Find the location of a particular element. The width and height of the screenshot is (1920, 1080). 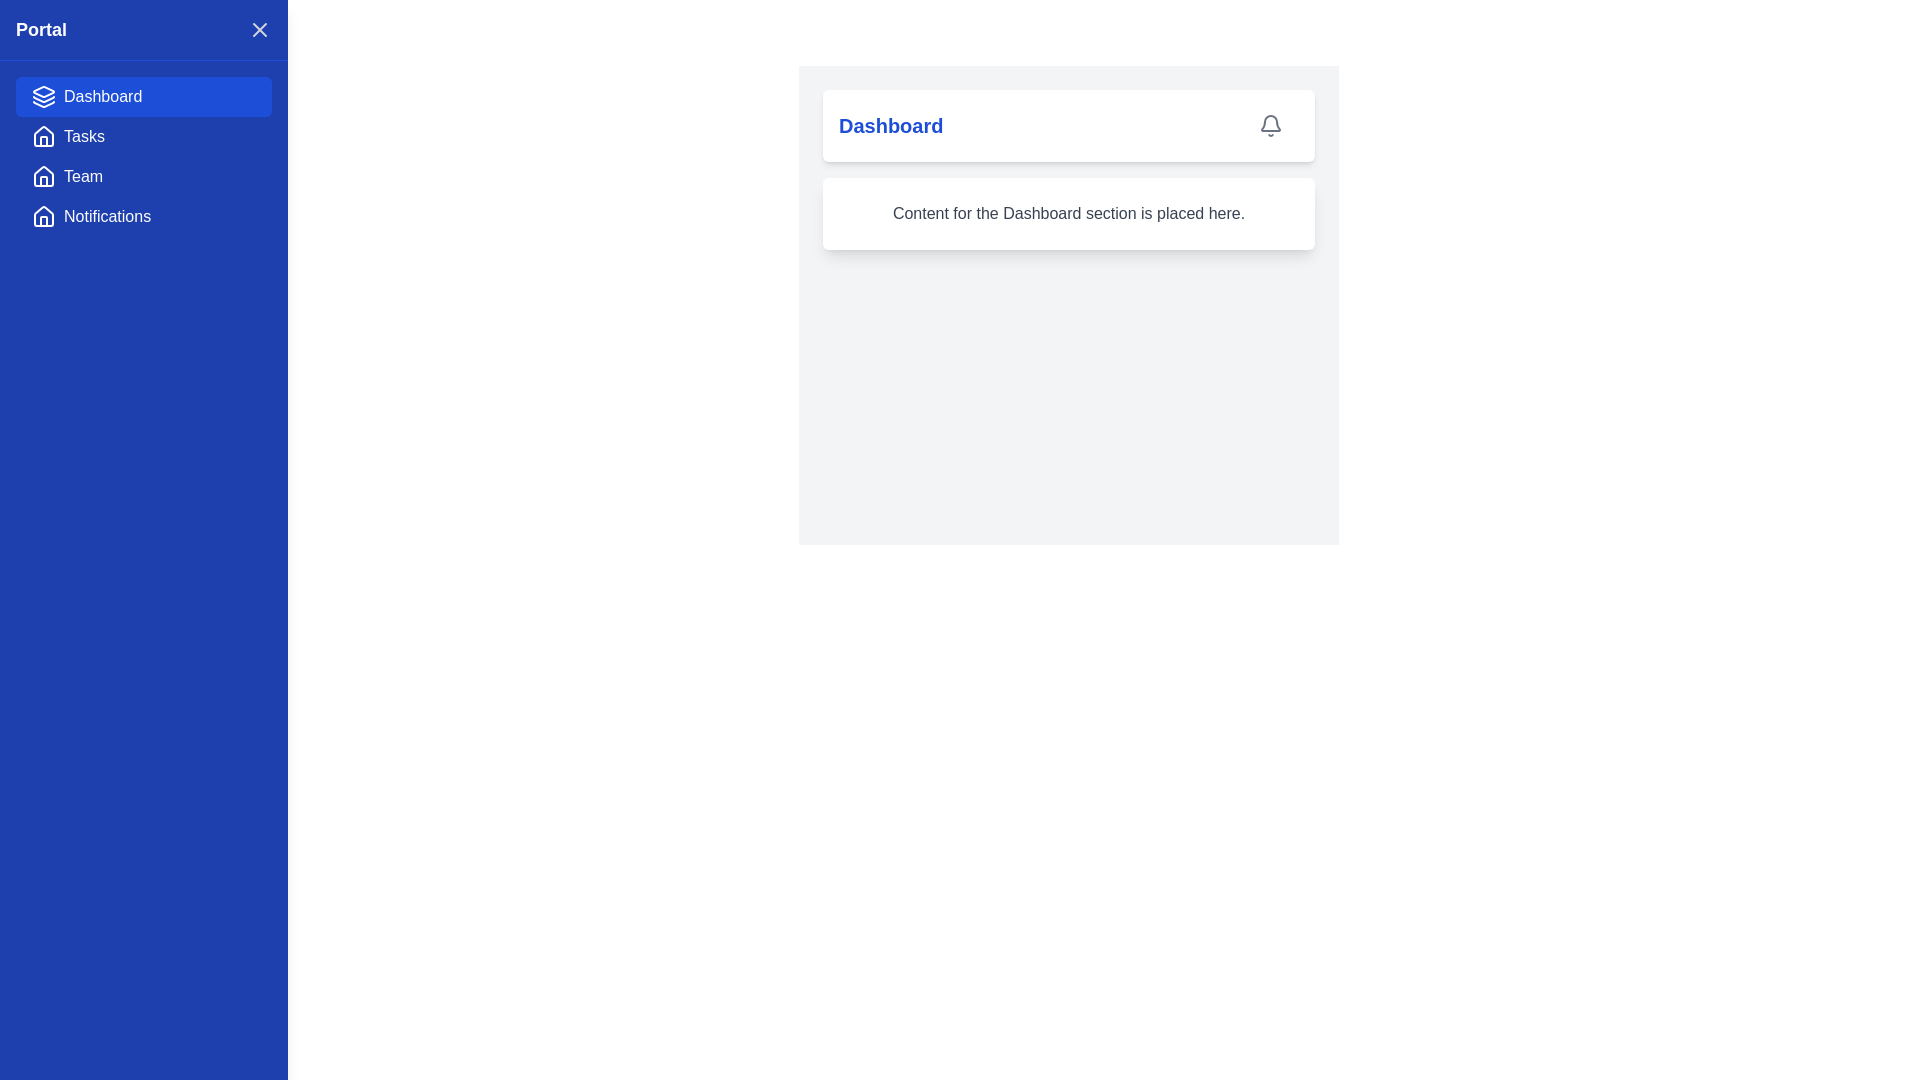

the close or dismiss icon (cross shape) located in the top-right corner of the sidebar, adjacent to the title 'Portal' is located at coordinates (258, 30).